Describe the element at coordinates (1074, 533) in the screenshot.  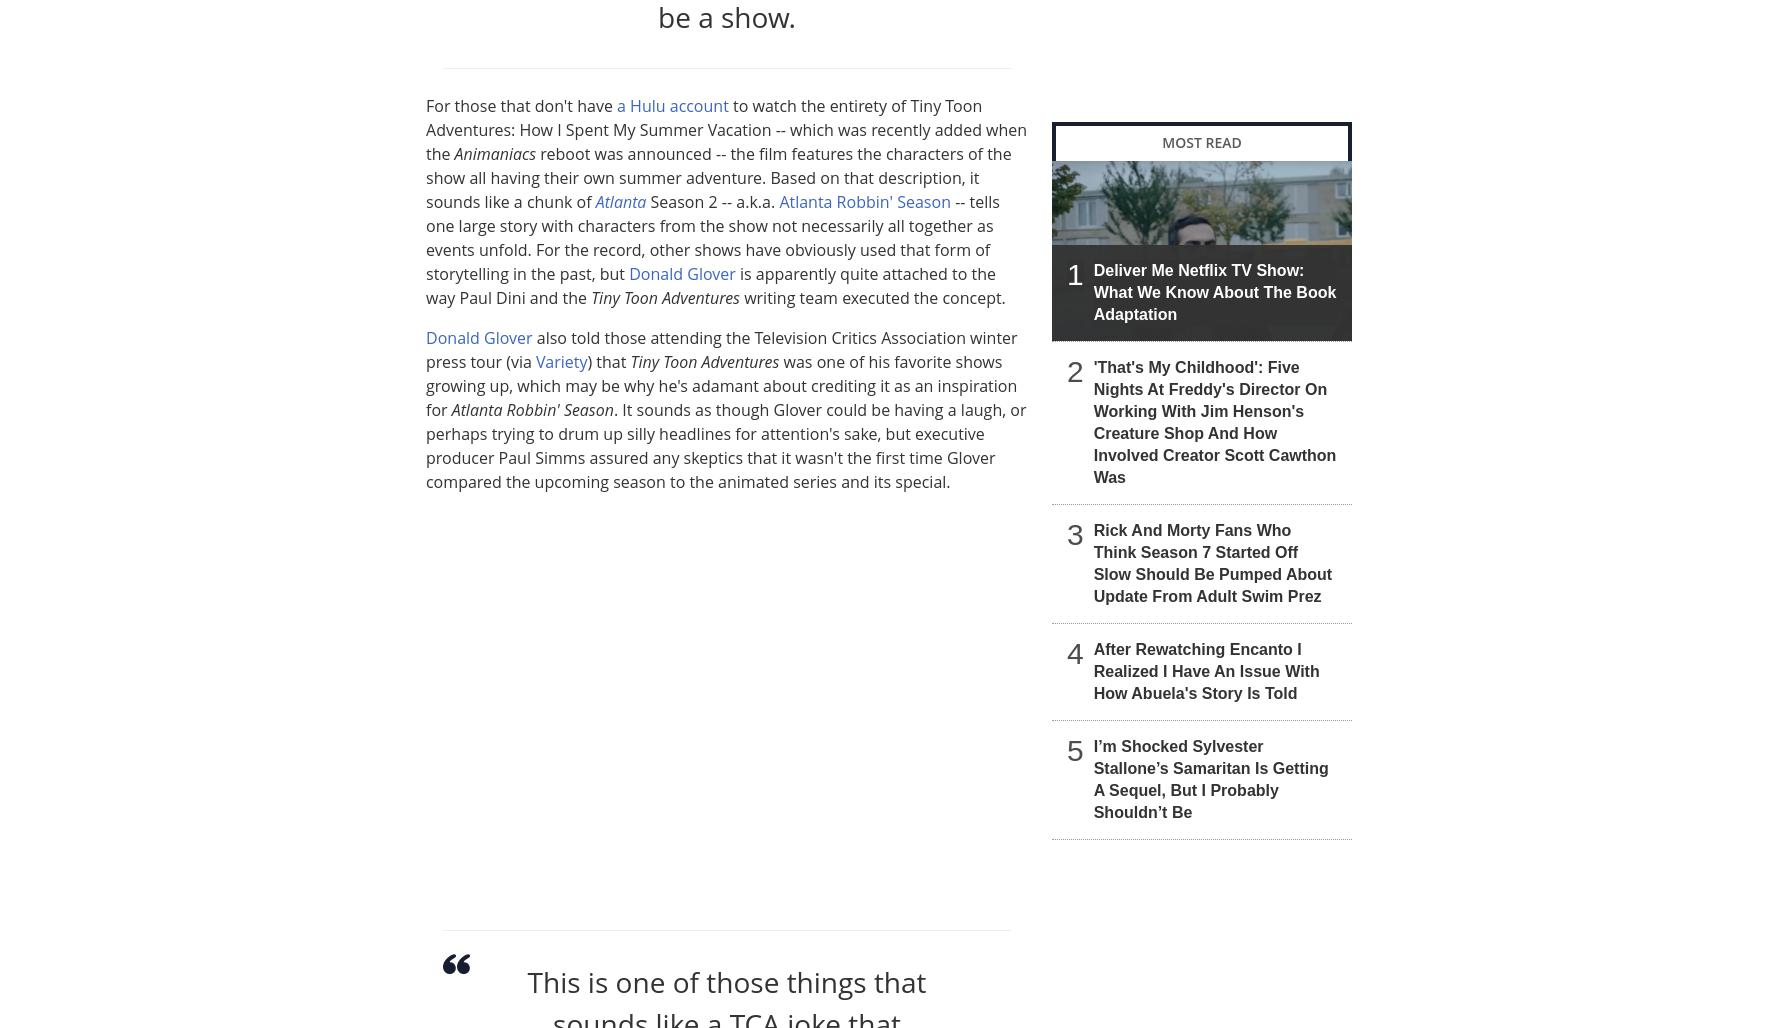
I see `'3'` at that location.